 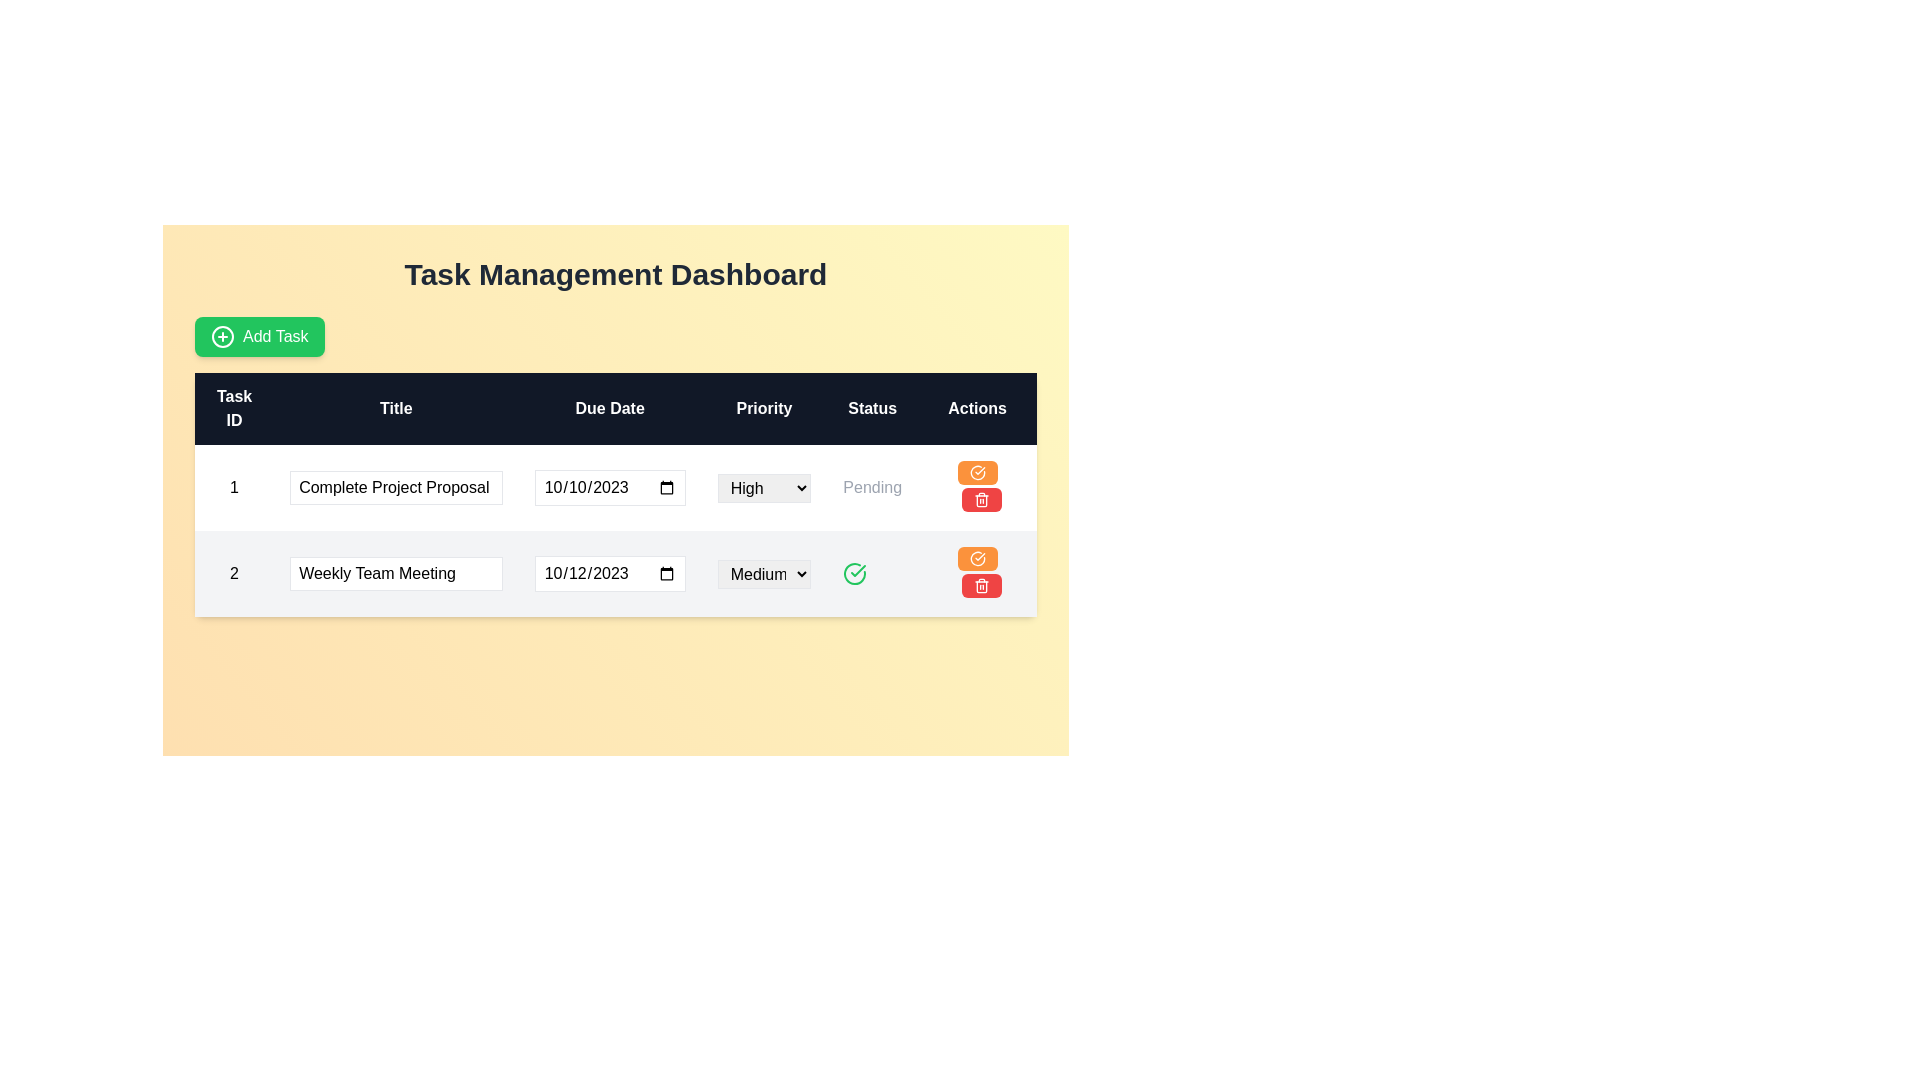 What do you see at coordinates (234, 574) in the screenshot?
I see `the Text label in the second row under the 'Task ID' column` at bounding box center [234, 574].